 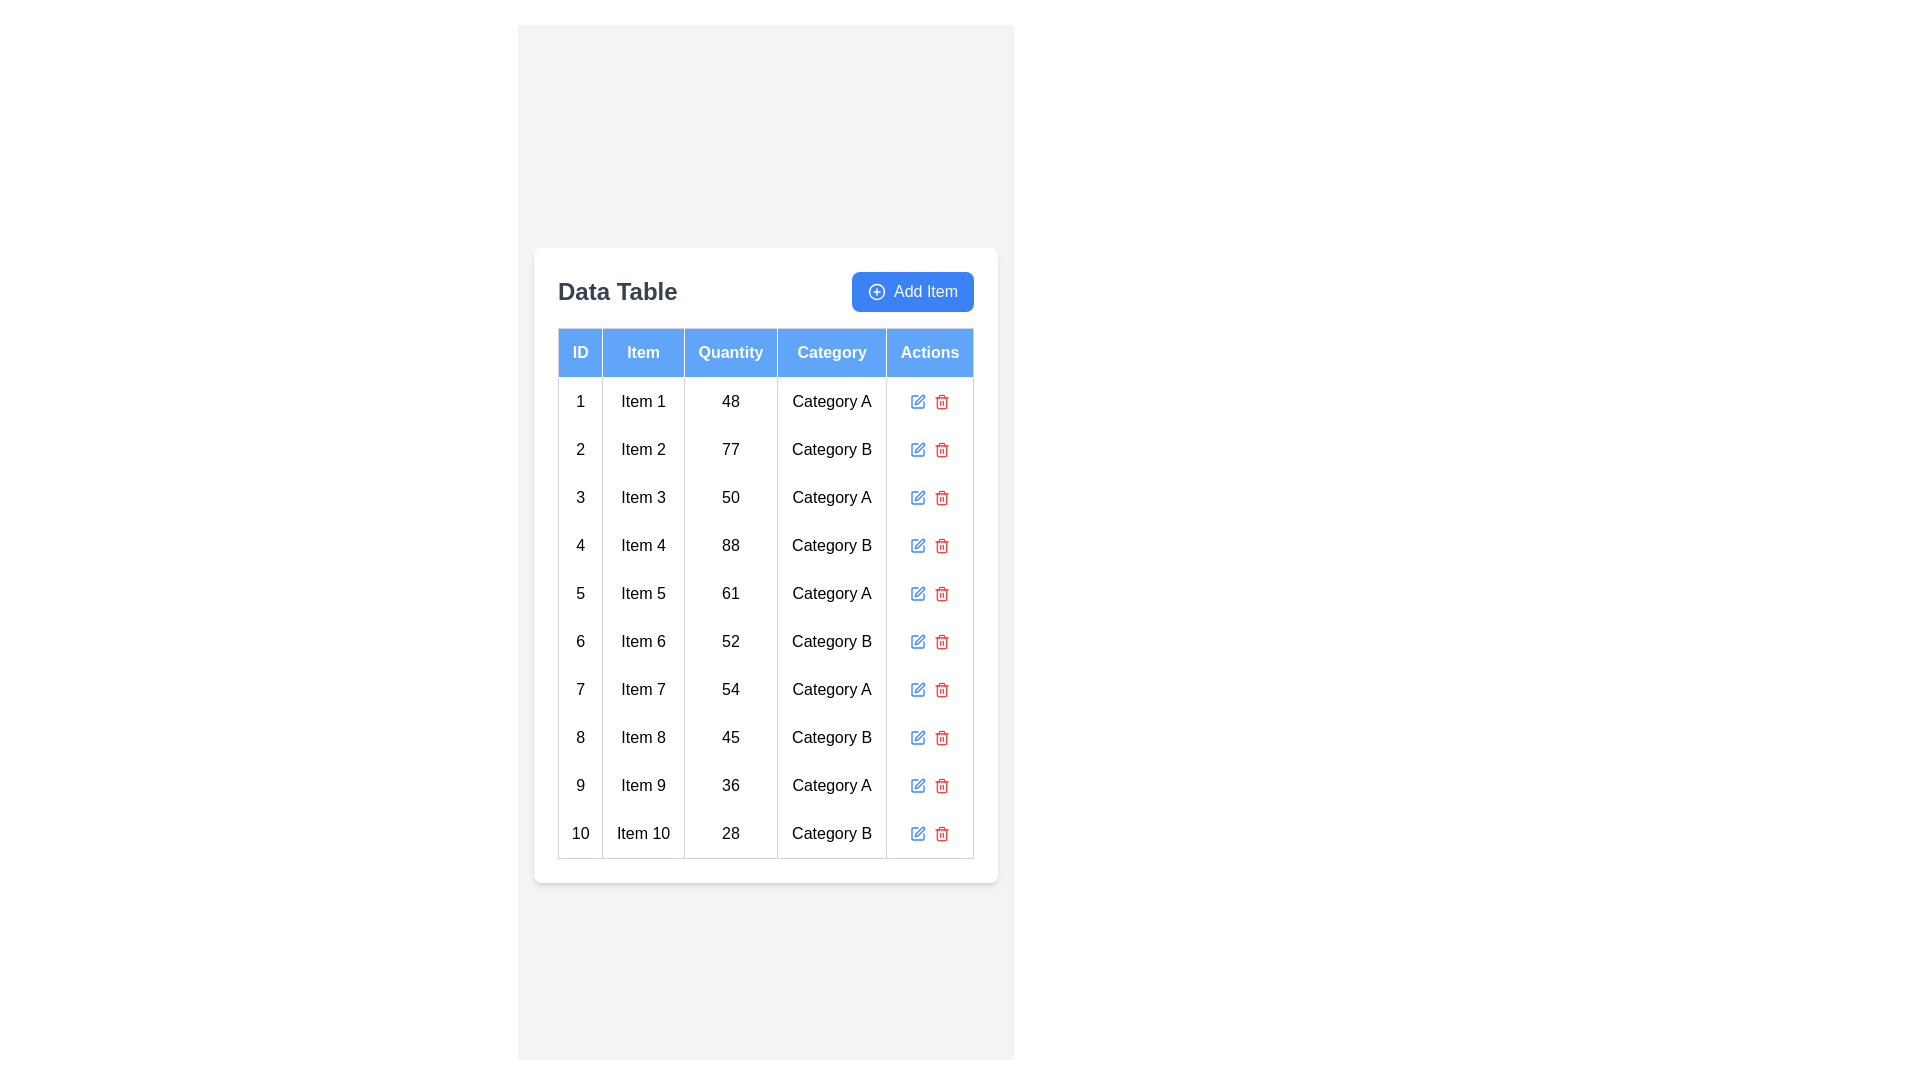 What do you see at coordinates (929, 592) in the screenshot?
I see `the red icon in the 'Actions' column corresponding to 'Item 5'` at bounding box center [929, 592].